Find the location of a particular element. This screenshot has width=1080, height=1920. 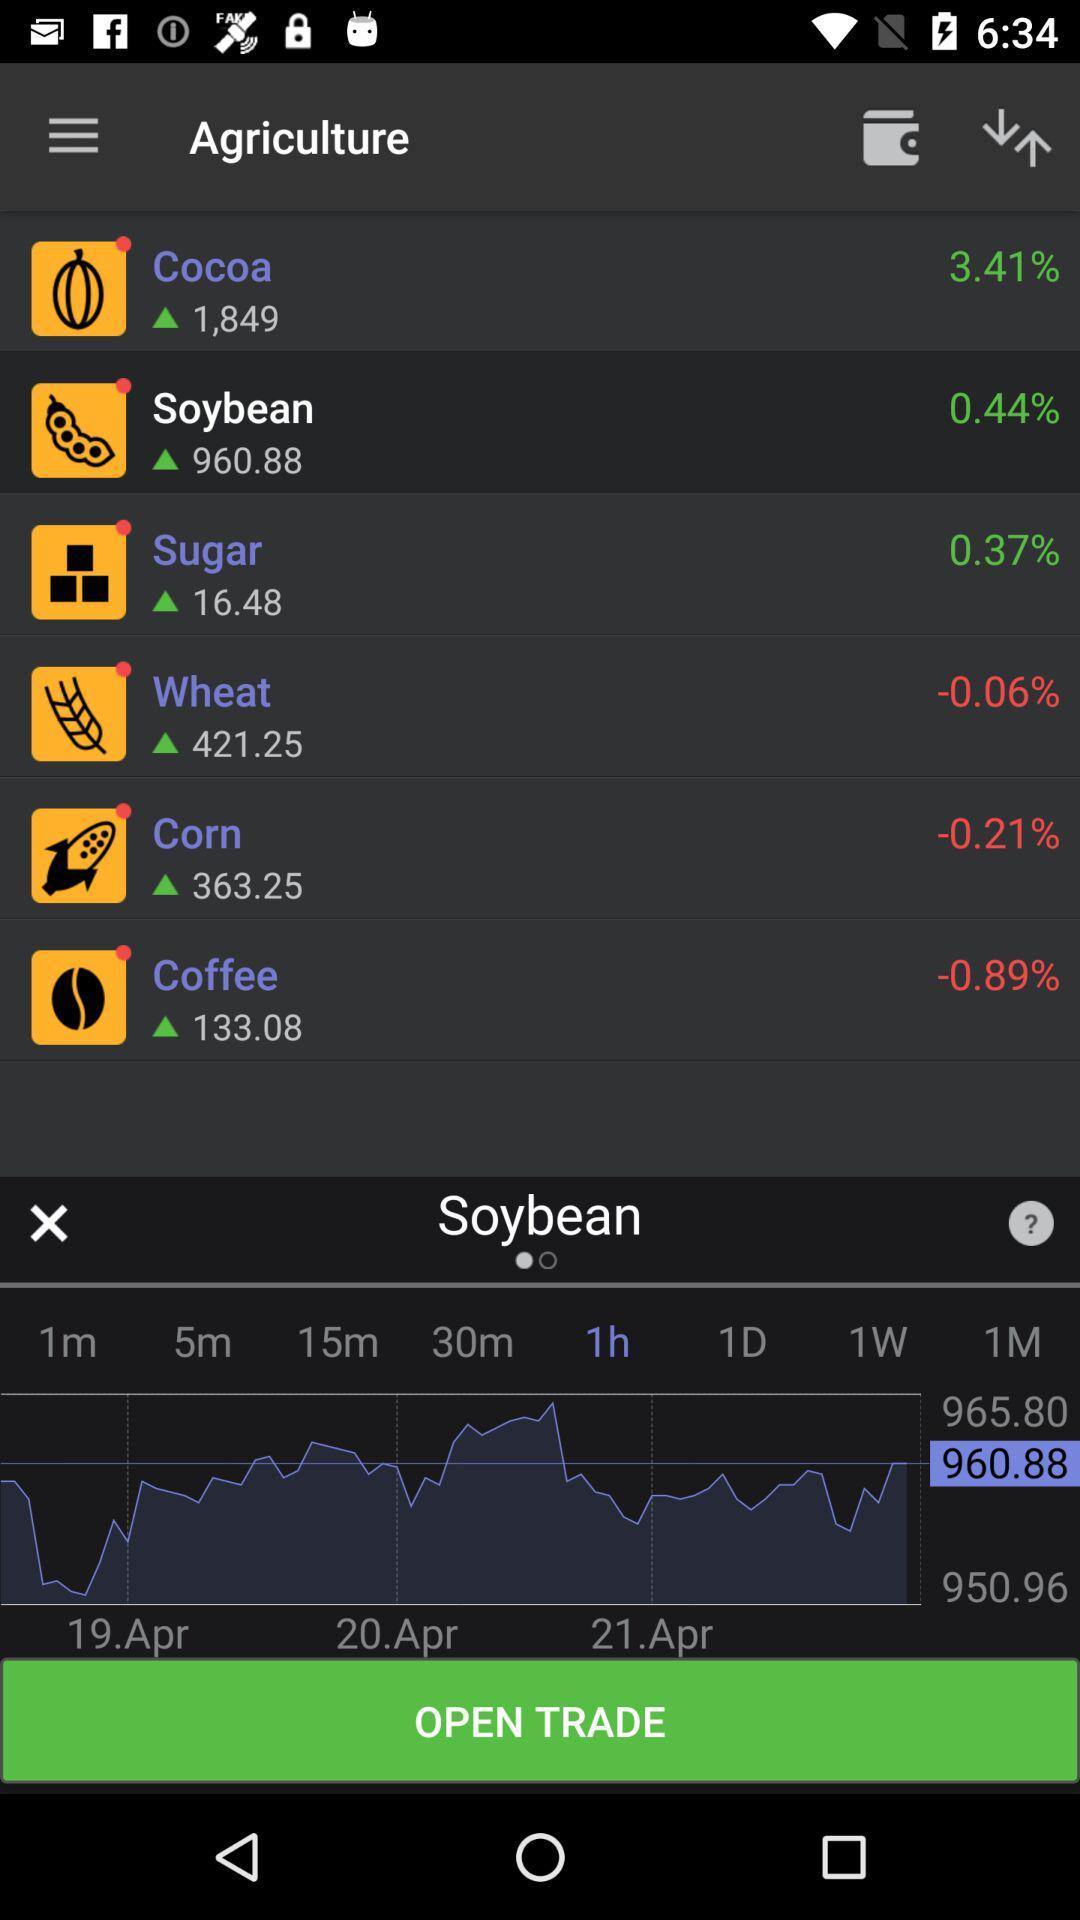

the icon next to the 1h icon is located at coordinates (472, 1340).